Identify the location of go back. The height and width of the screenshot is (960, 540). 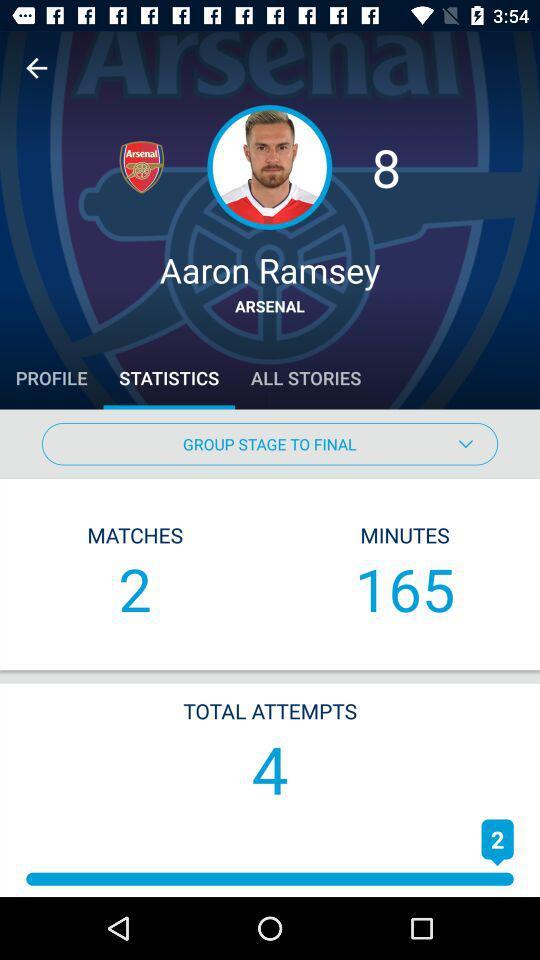
(36, 68).